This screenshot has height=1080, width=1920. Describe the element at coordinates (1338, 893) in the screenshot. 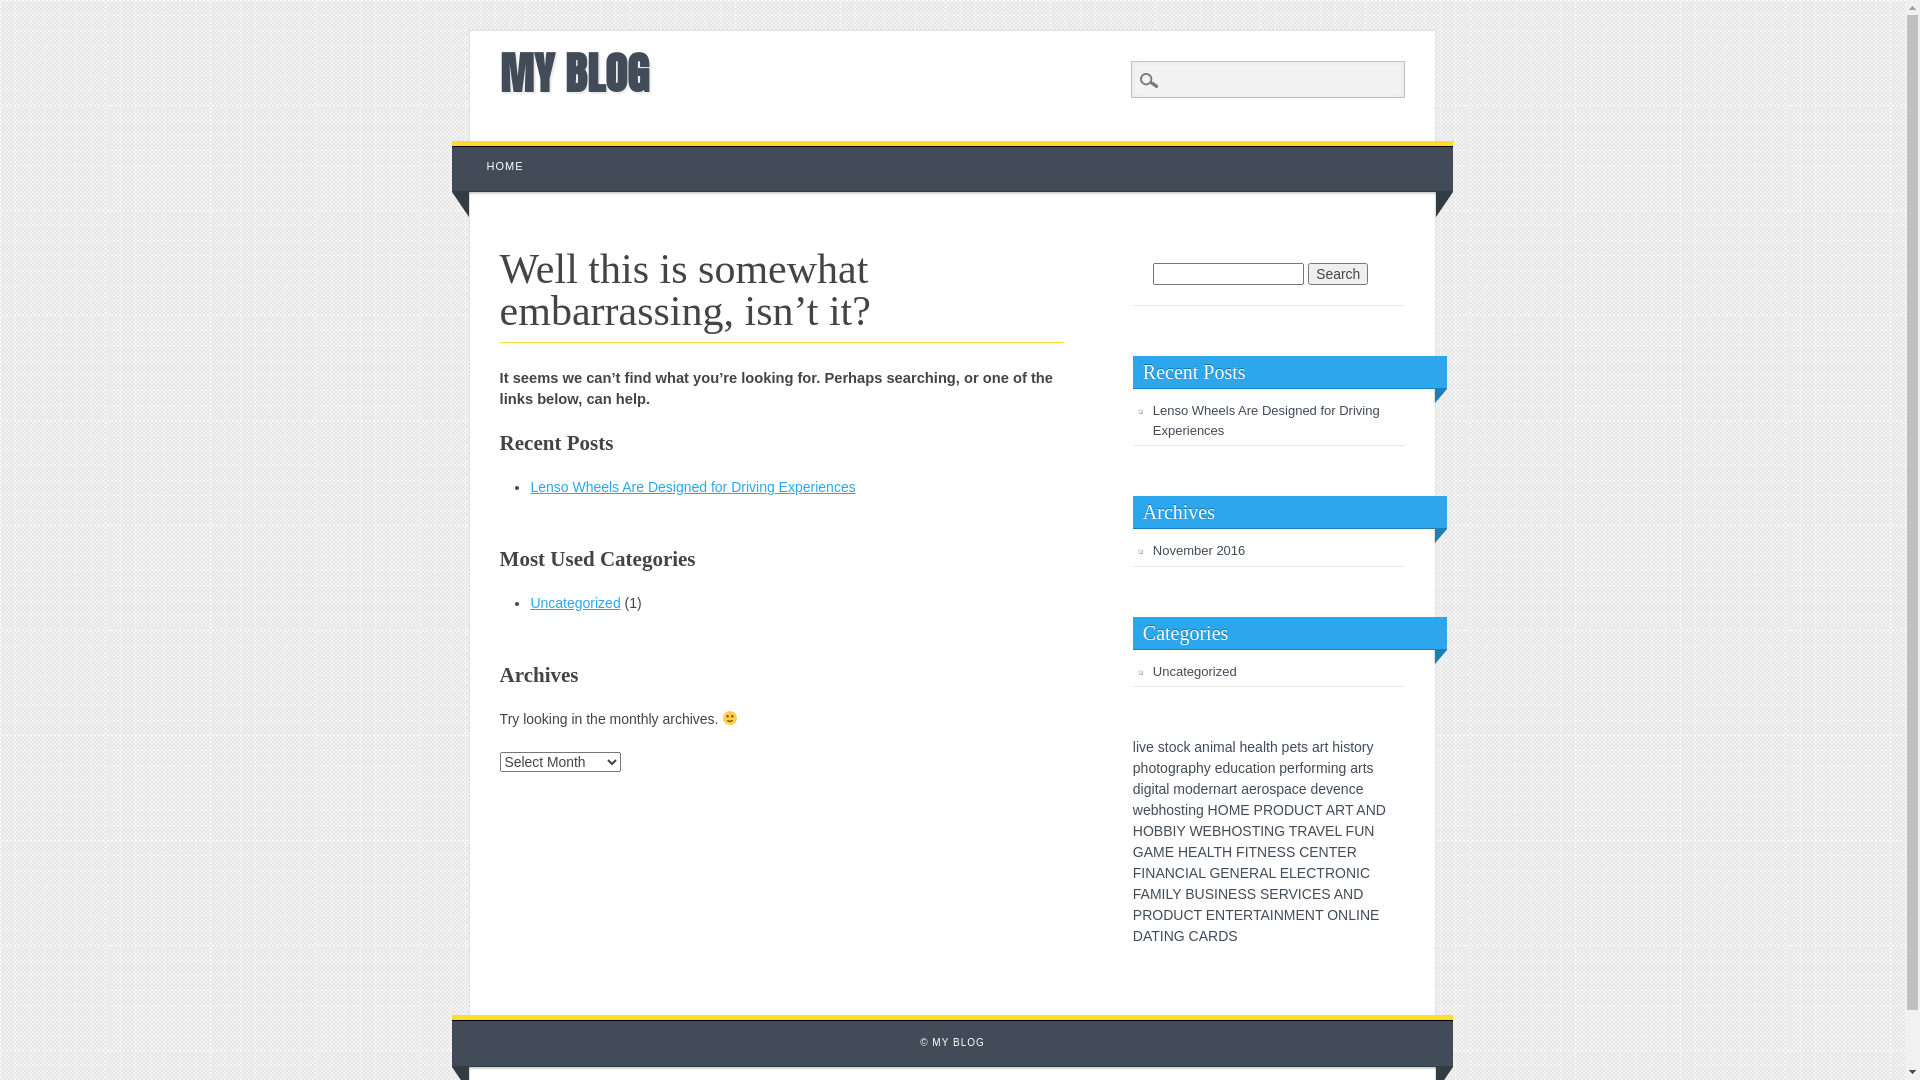

I see `'A'` at that location.